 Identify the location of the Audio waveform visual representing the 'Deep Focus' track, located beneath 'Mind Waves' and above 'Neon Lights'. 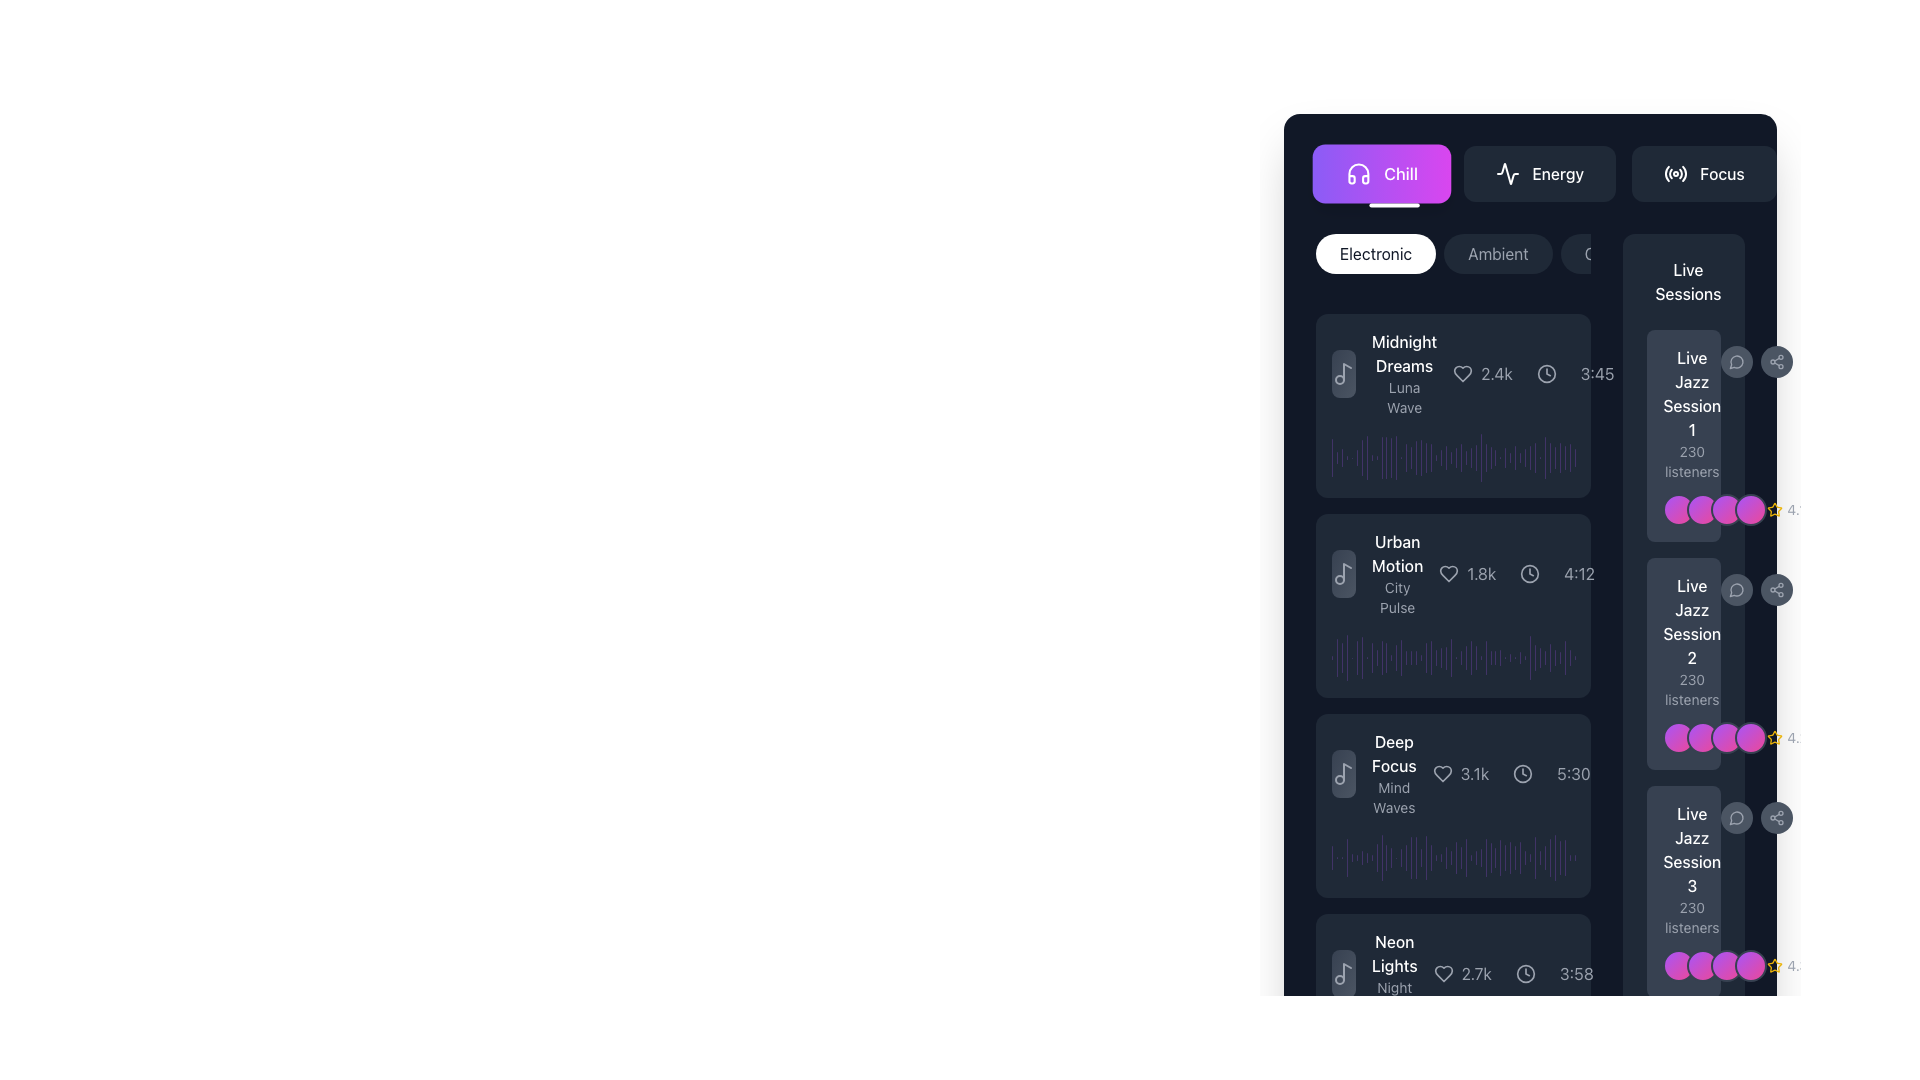
(1453, 856).